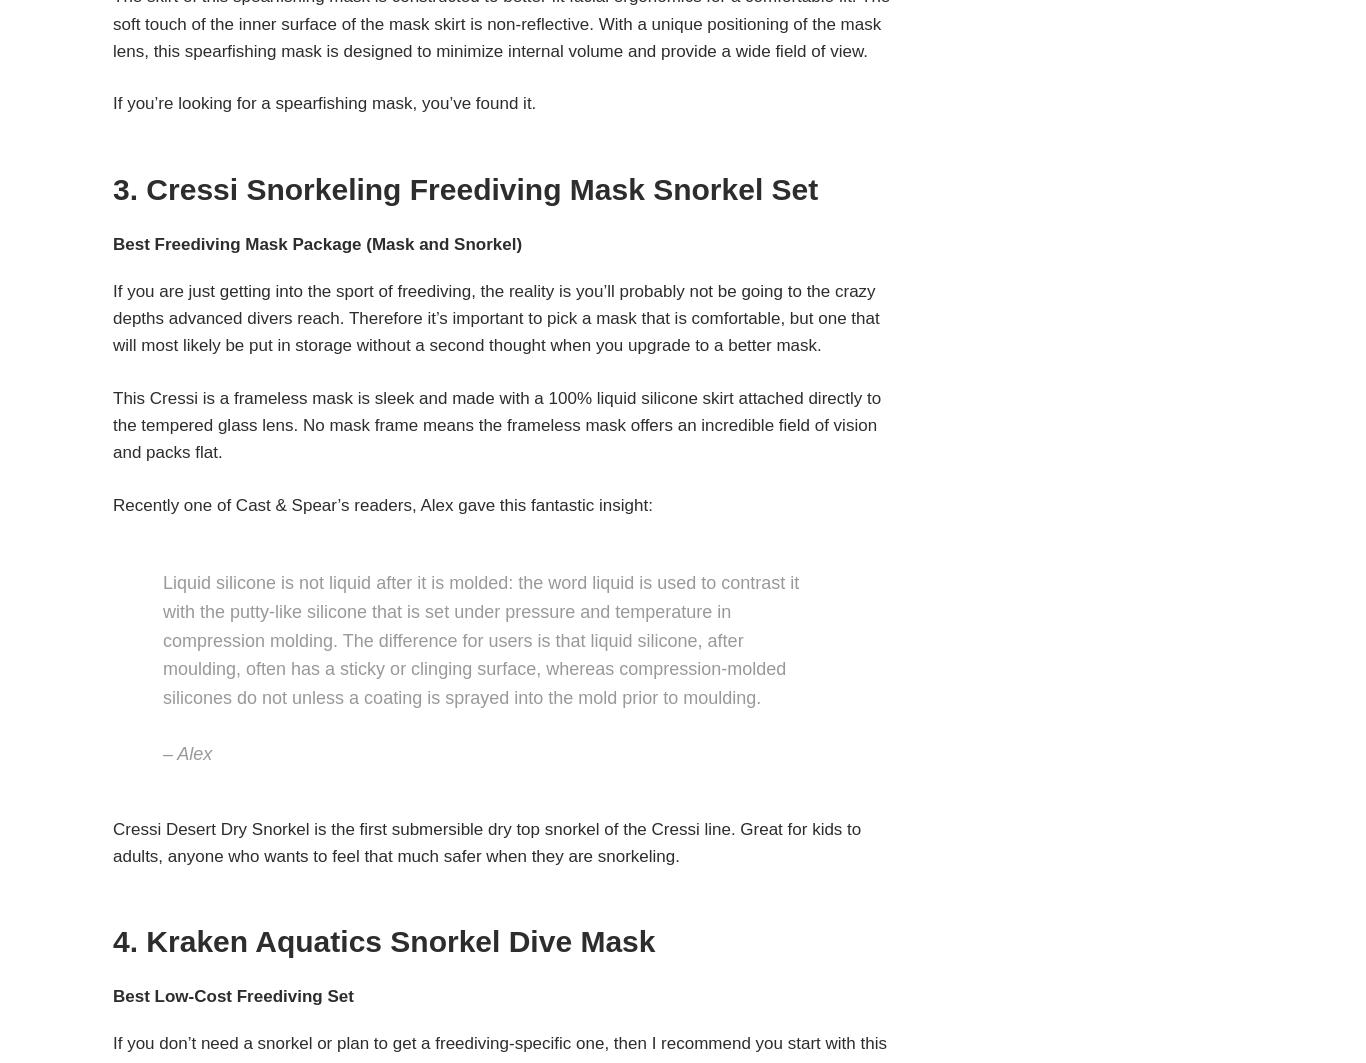 Image resolution: width=1366 pixels, height=1063 pixels. Describe the element at coordinates (399, 940) in the screenshot. I see `'Kraken Aquatics Snorkel Dive Mask'` at that location.